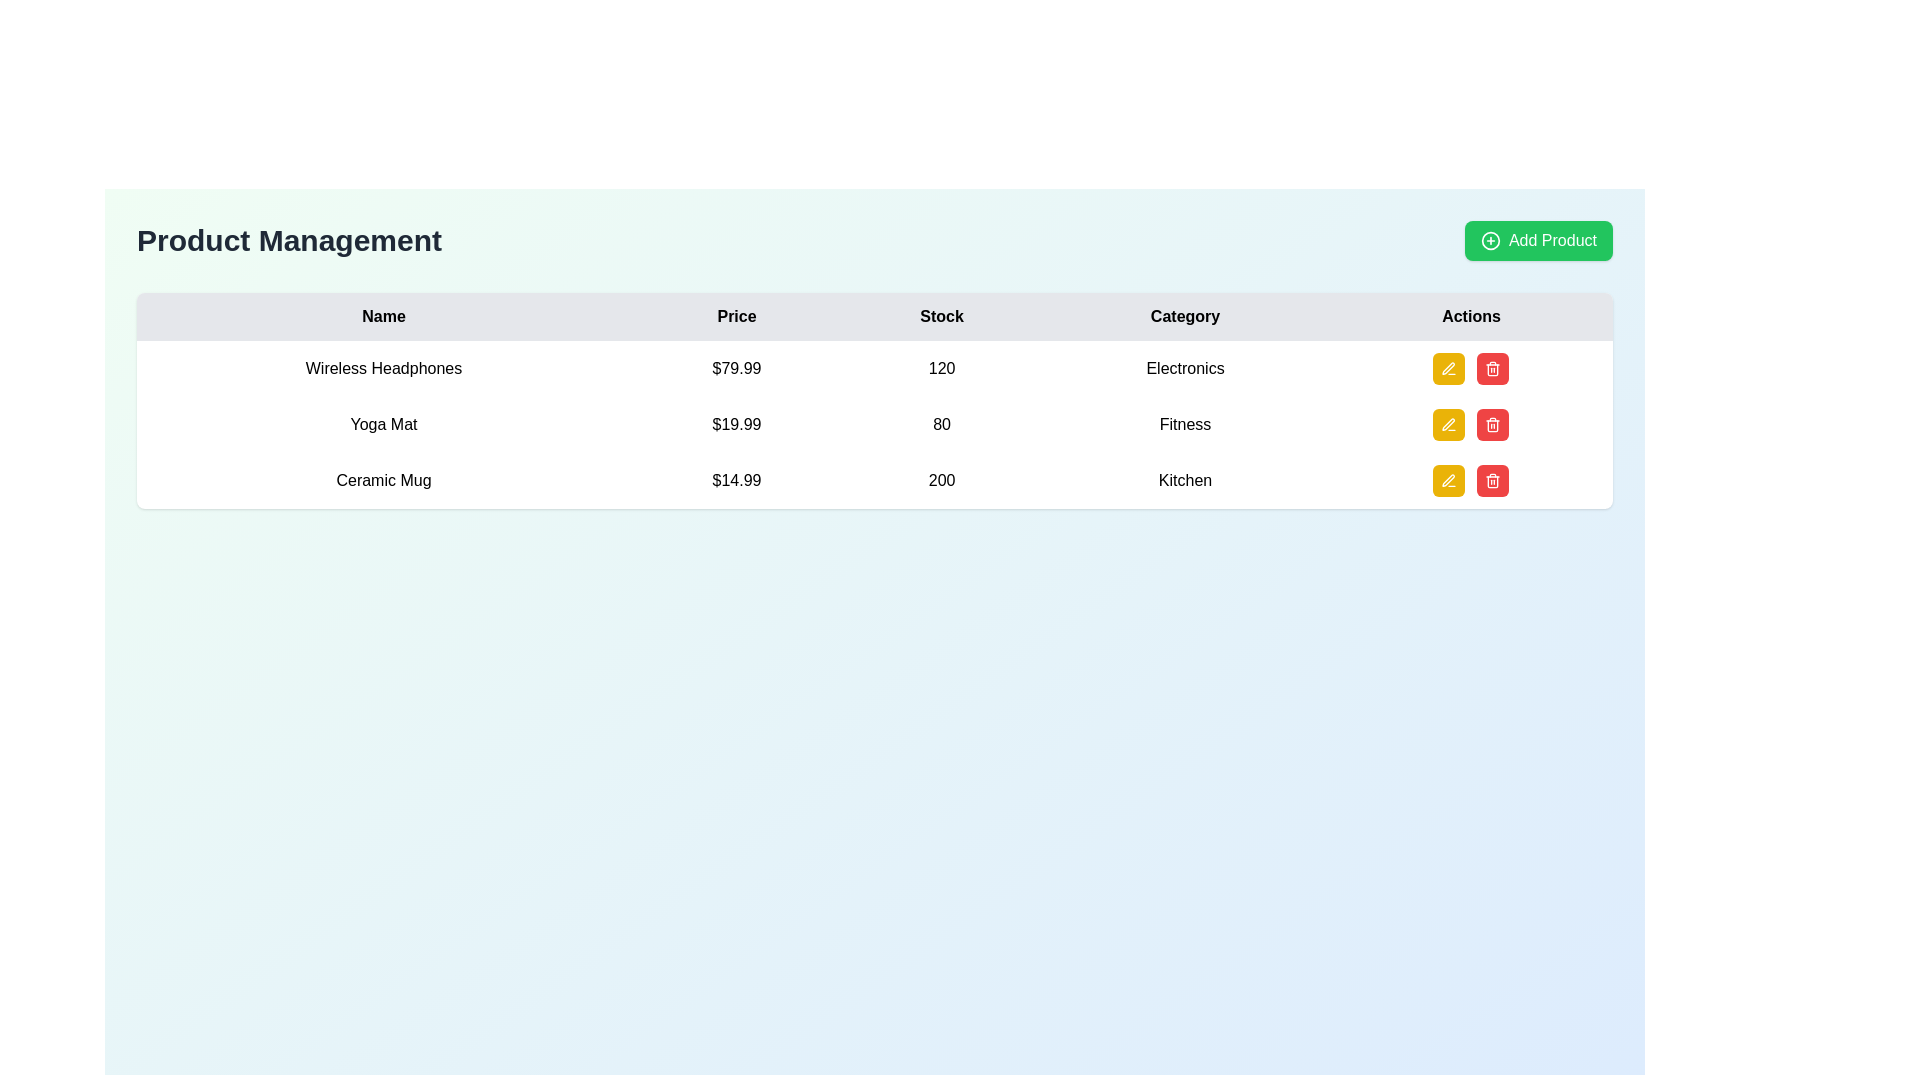 This screenshot has width=1920, height=1080. Describe the element at coordinates (1493, 369) in the screenshot. I see `the trash can icon located in the last column of the table, aligned with the third row (Ceramic Mug), to initiate a delete action` at that location.